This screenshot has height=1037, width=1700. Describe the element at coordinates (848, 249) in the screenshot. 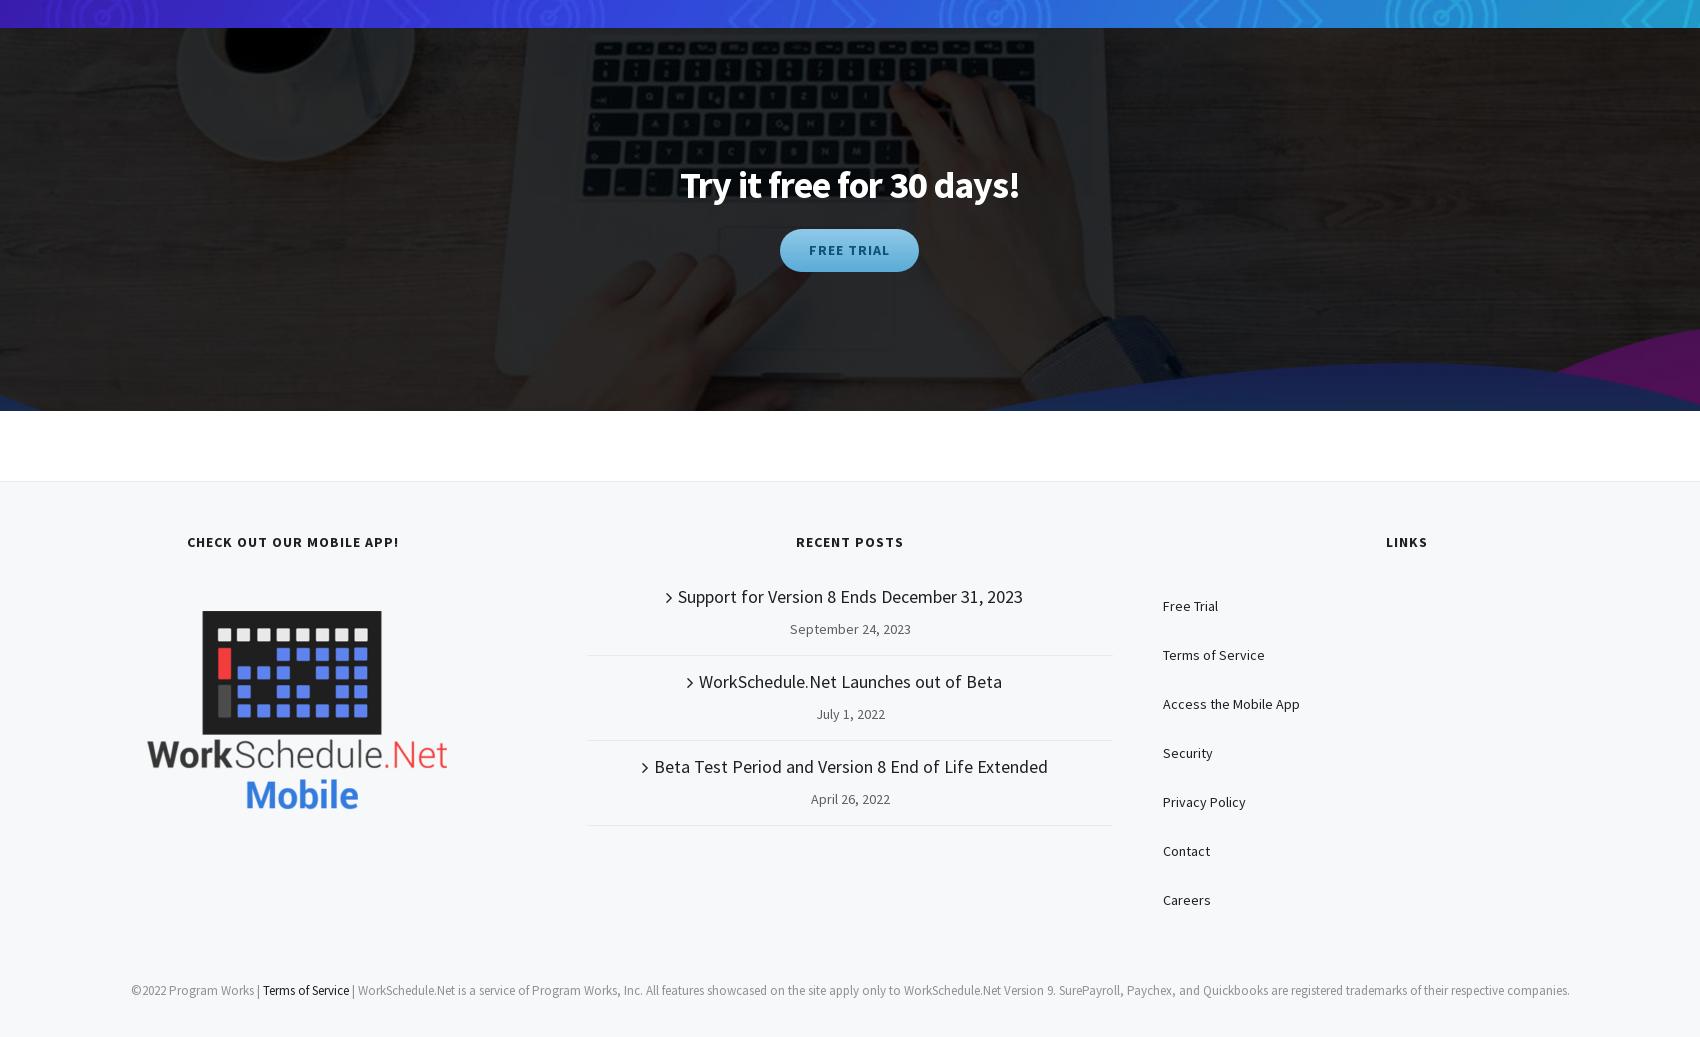

I see `'FREE TRIAL'` at that location.